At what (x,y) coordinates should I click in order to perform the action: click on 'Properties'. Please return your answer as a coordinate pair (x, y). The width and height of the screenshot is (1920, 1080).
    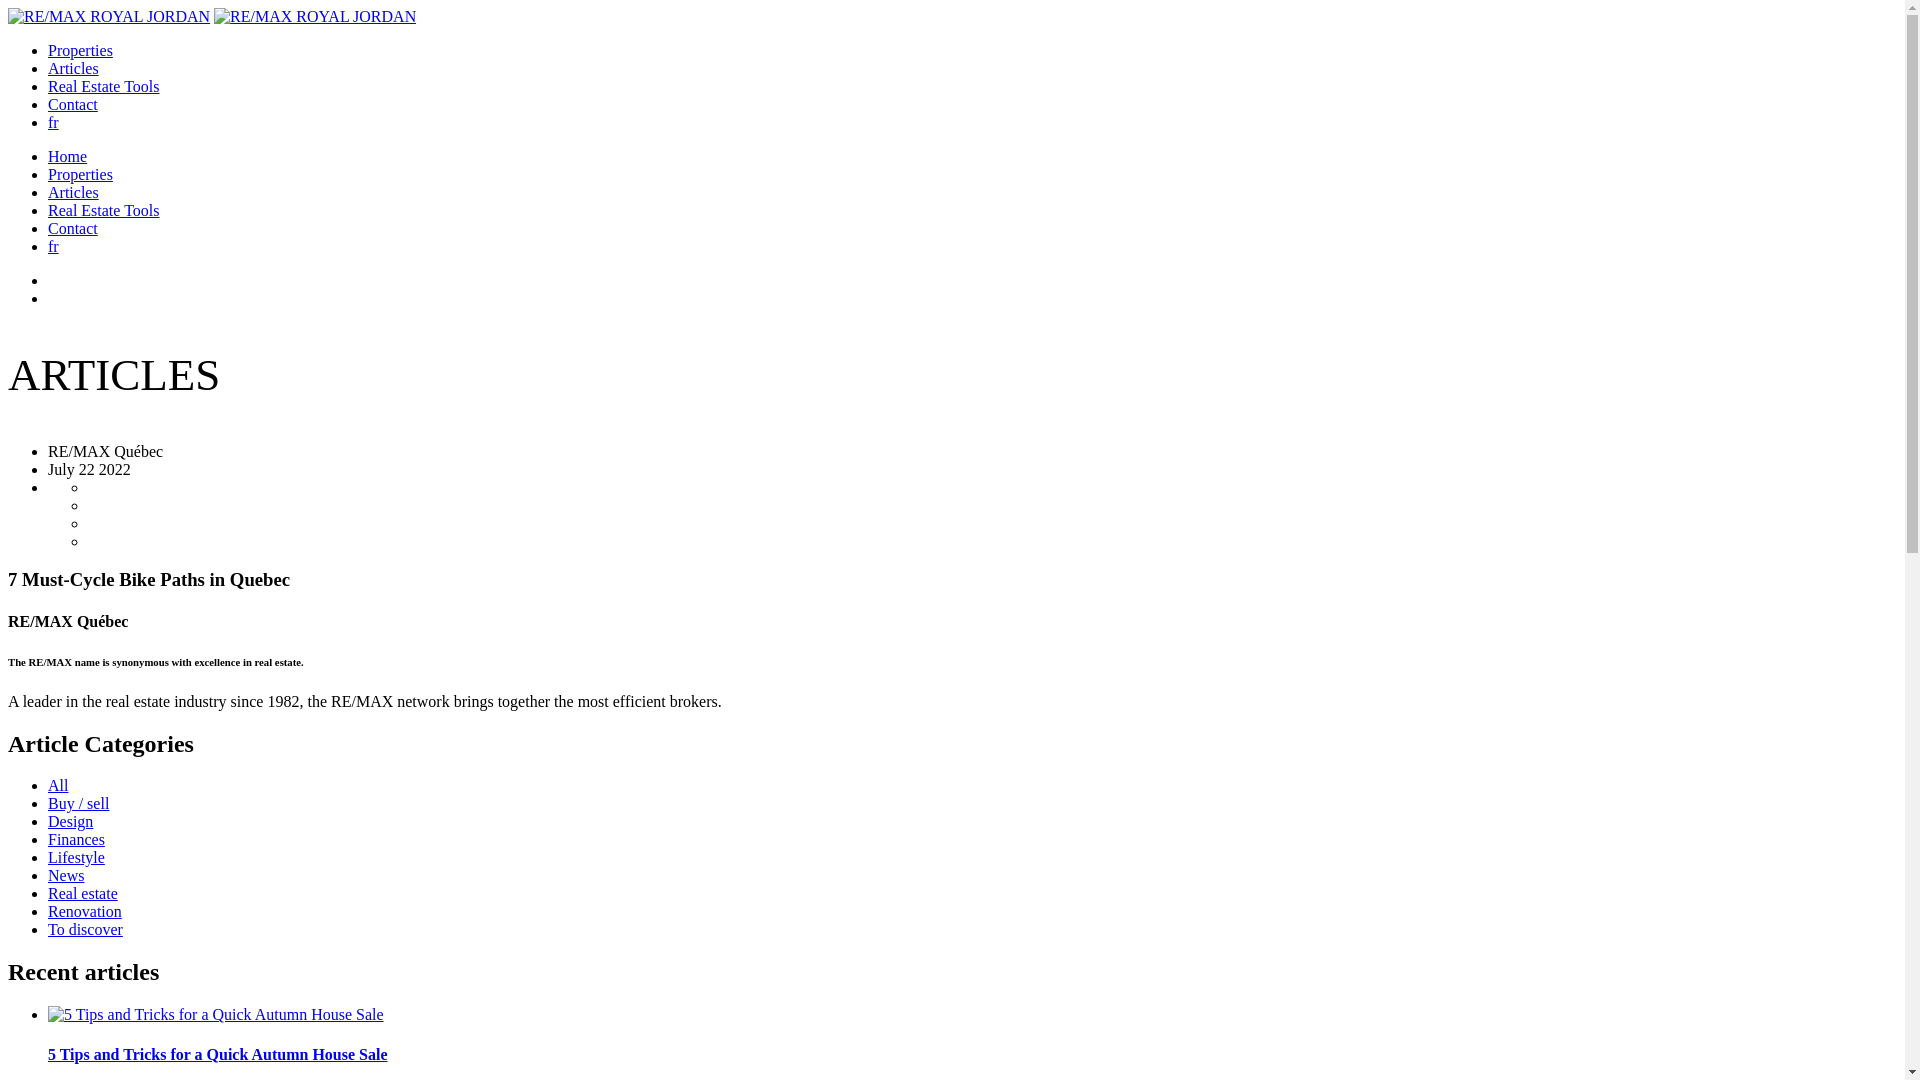
    Looking at the image, I should click on (80, 49).